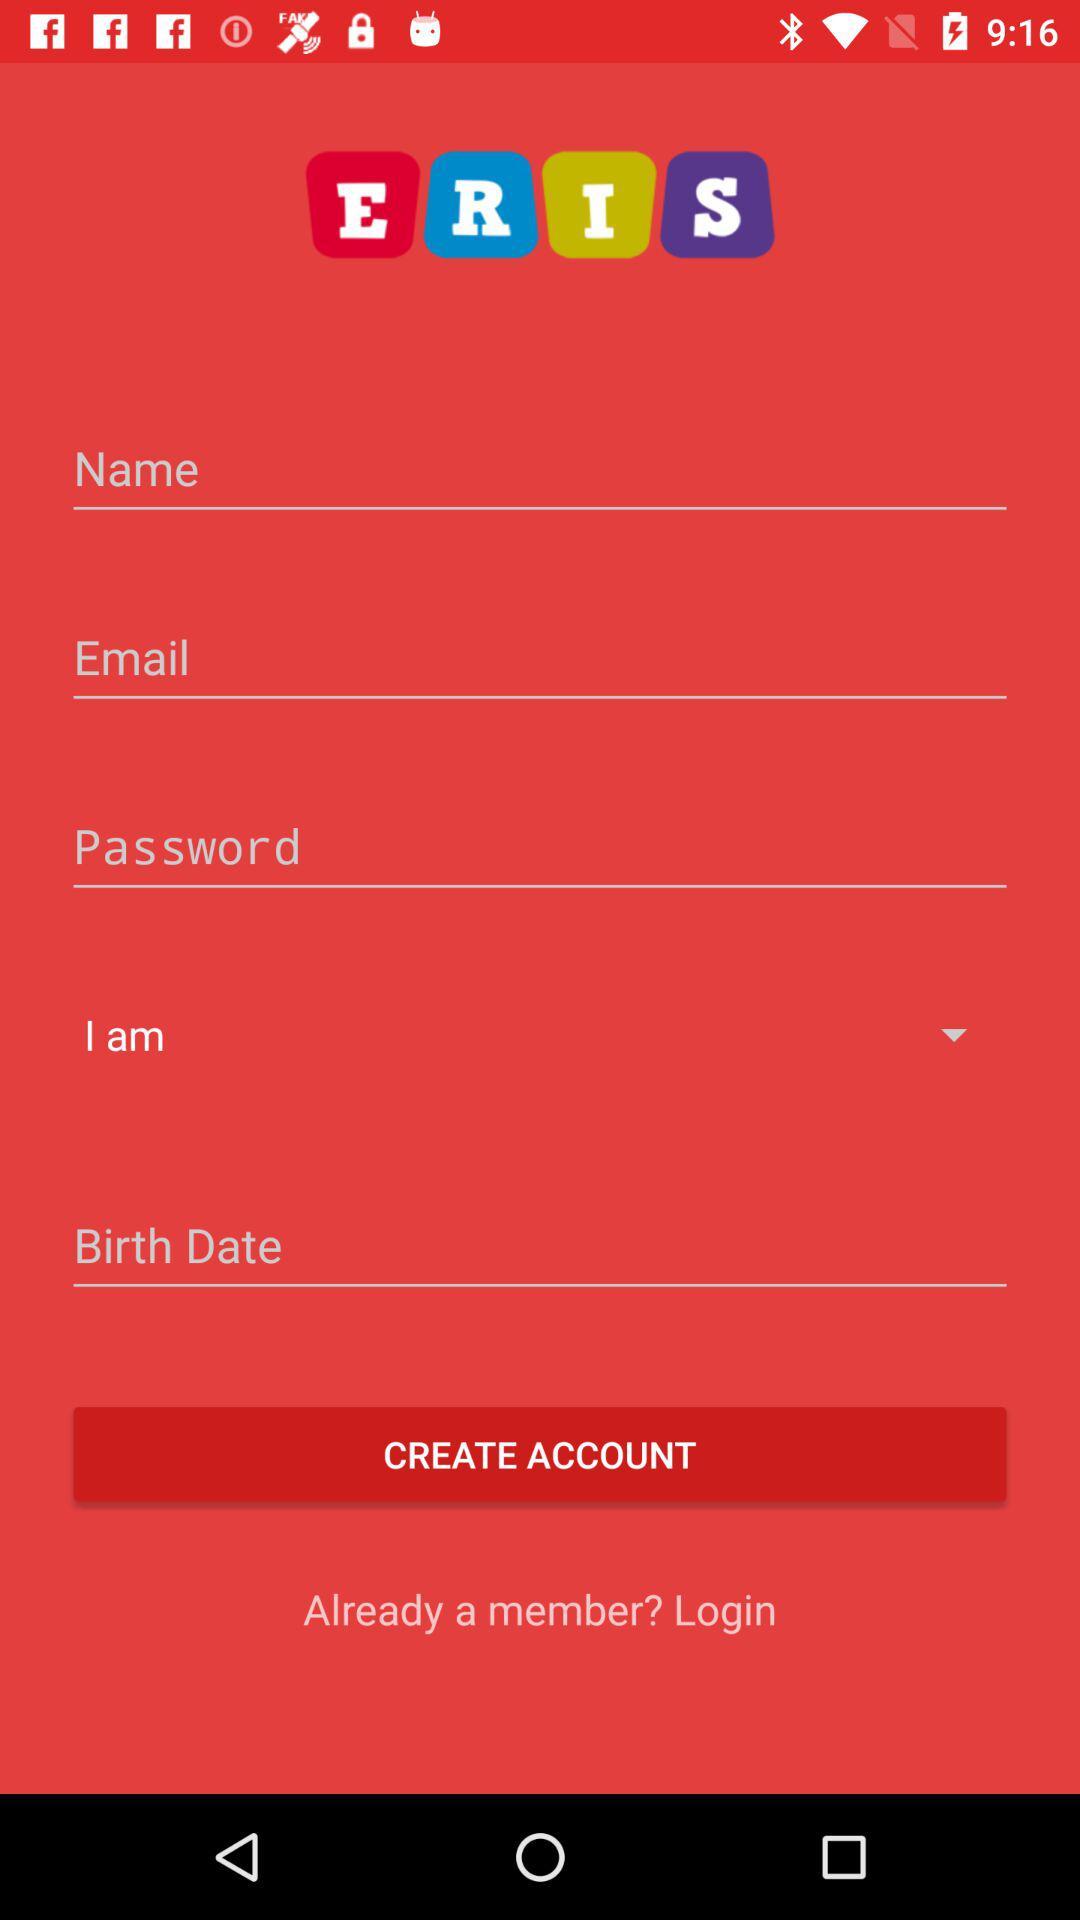 This screenshot has height=1920, width=1080. What do you see at coordinates (540, 1454) in the screenshot?
I see `the create account item` at bounding box center [540, 1454].